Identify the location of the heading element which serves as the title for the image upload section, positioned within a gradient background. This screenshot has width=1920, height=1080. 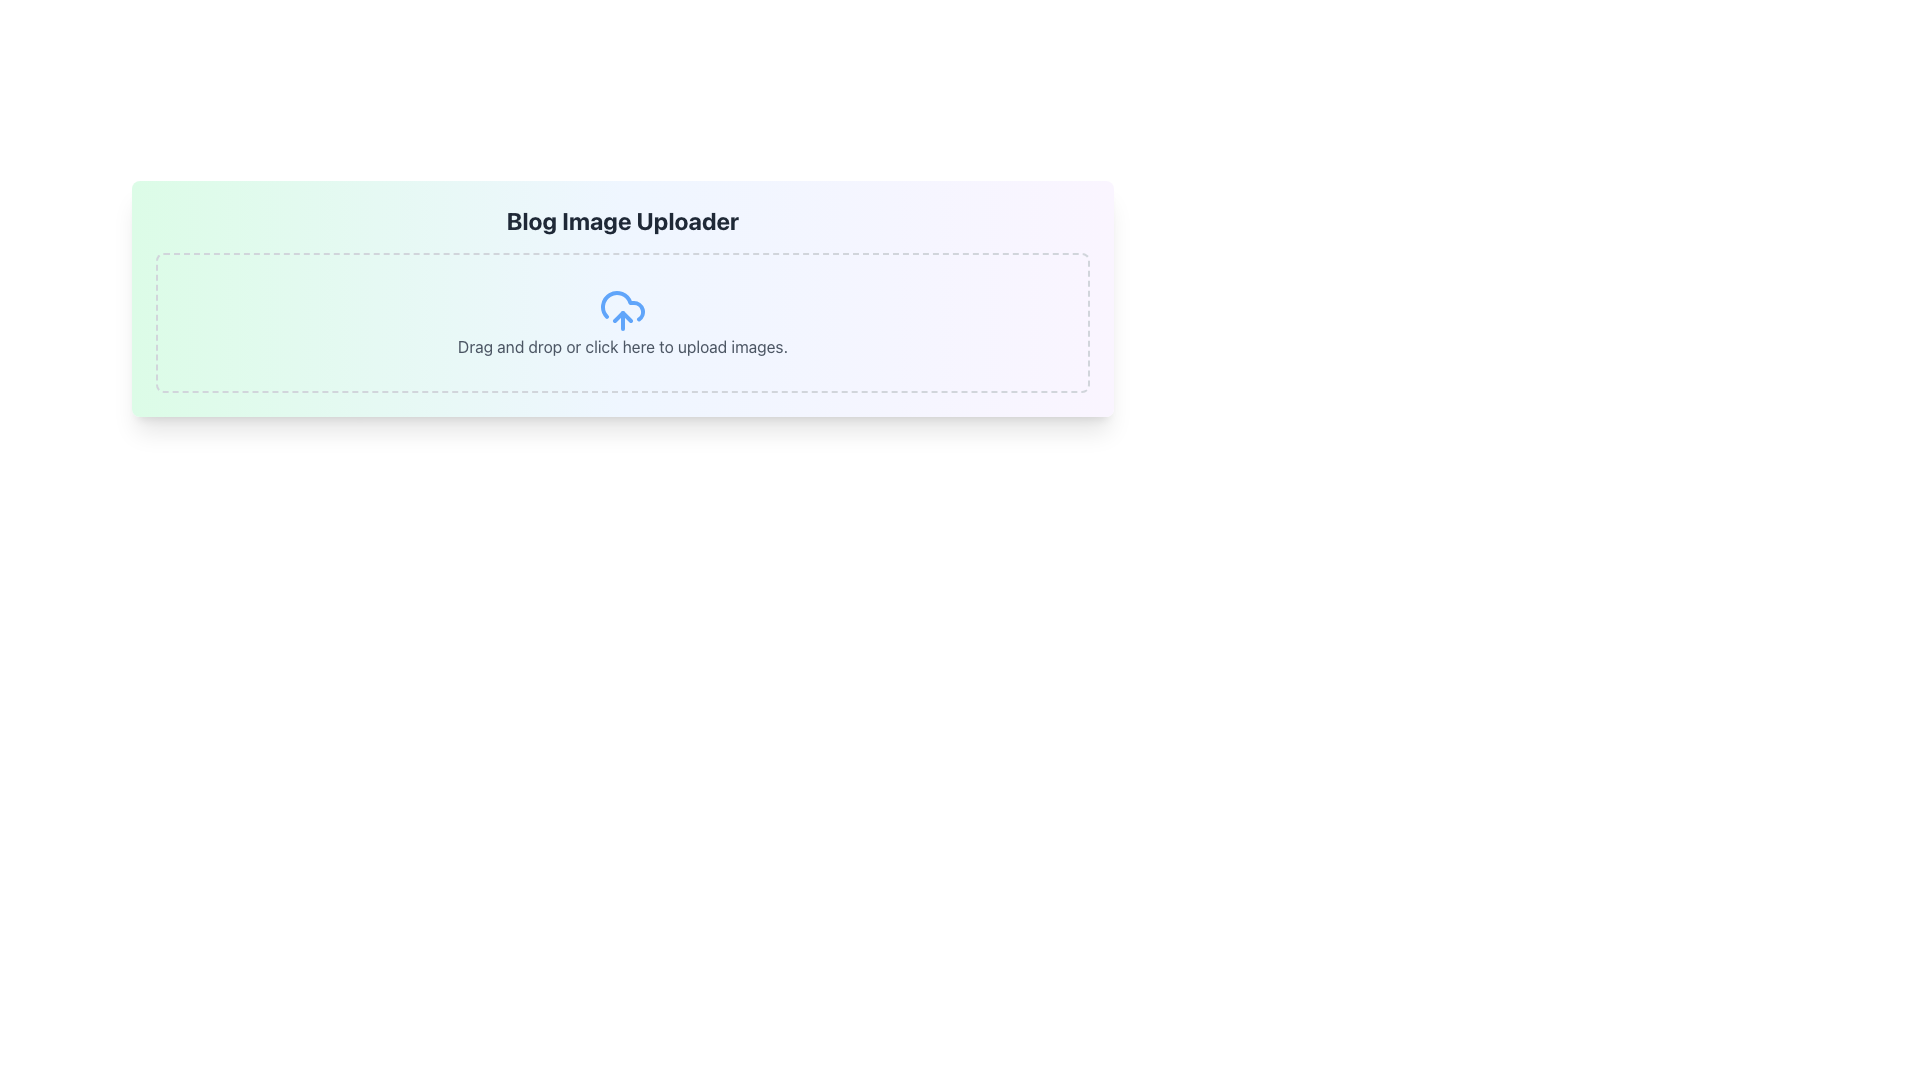
(622, 220).